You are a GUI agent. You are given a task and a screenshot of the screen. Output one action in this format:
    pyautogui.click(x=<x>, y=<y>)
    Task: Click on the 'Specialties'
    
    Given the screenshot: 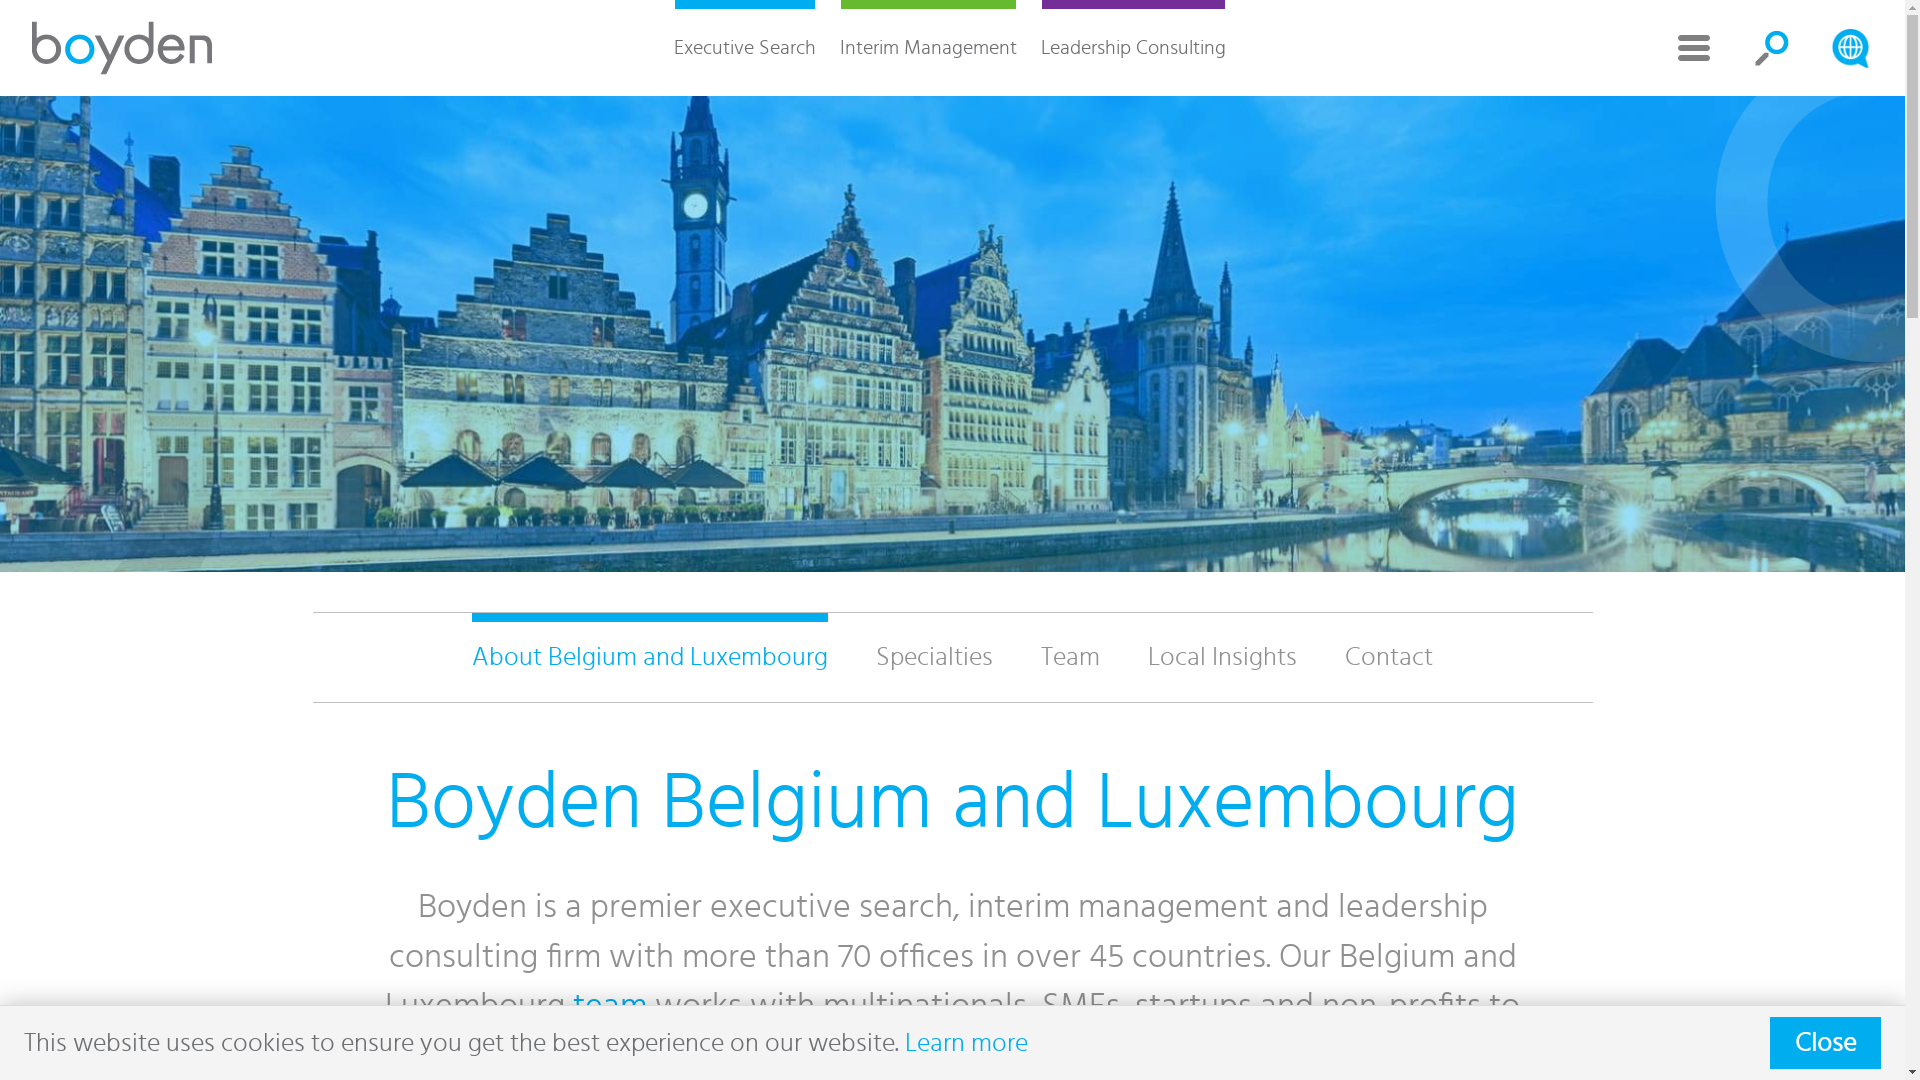 What is the action you would take?
    pyautogui.click(x=851, y=657)
    